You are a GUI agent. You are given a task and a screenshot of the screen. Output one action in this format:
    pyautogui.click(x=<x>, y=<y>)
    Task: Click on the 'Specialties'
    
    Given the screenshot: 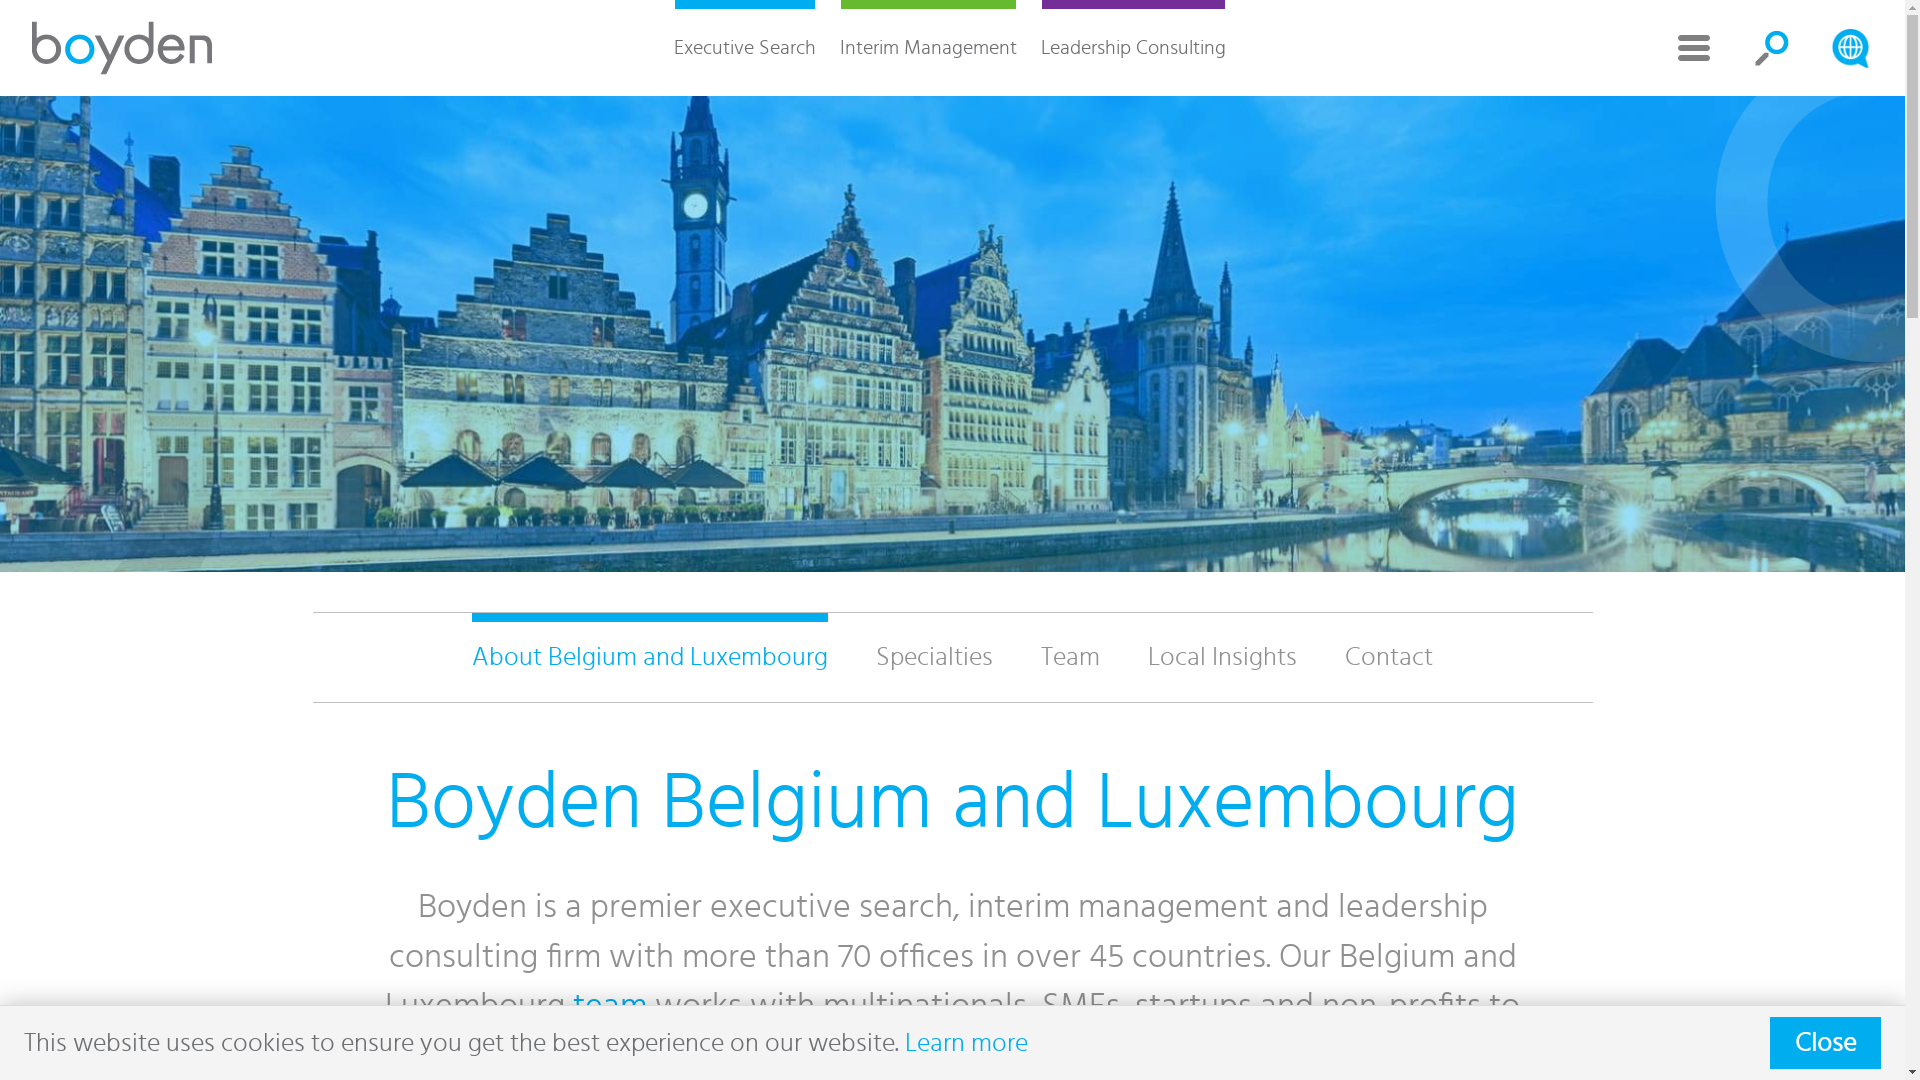 What is the action you would take?
    pyautogui.click(x=851, y=657)
    